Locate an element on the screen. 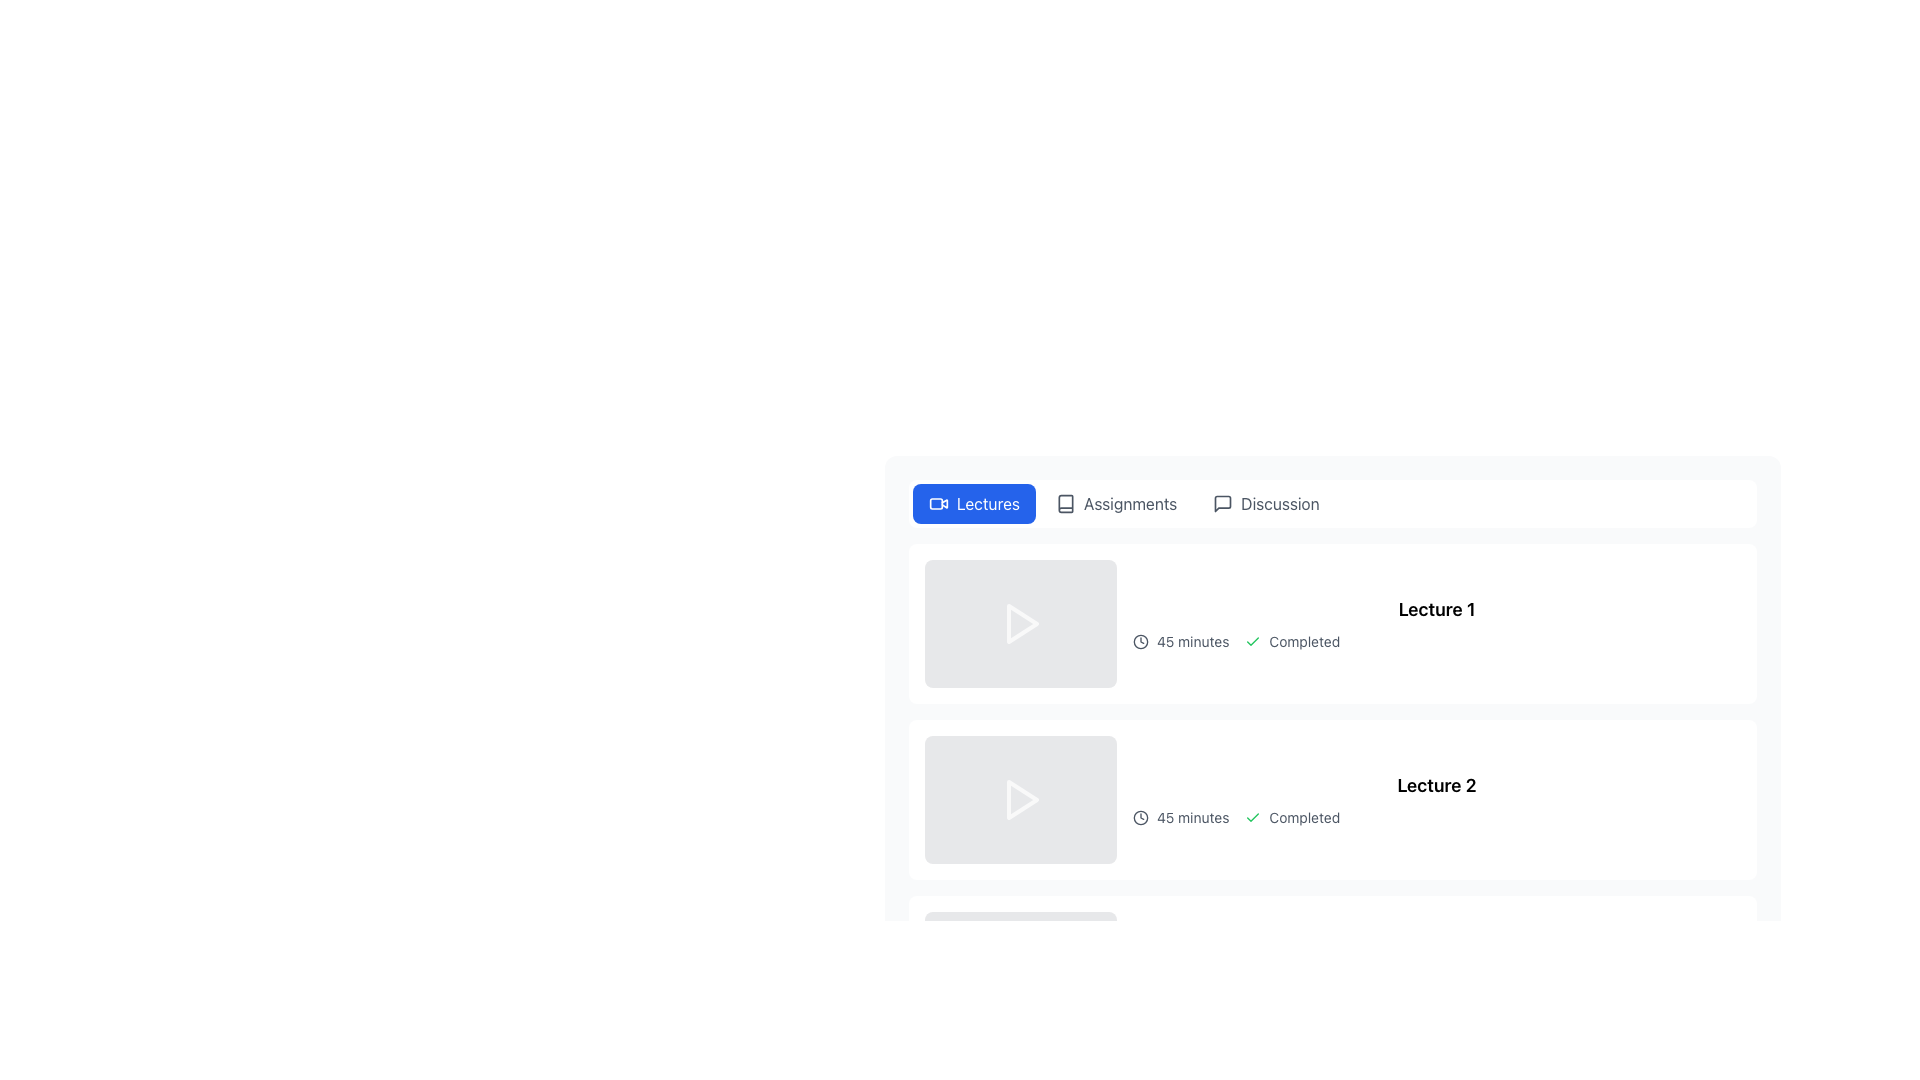 This screenshot has height=1080, width=1920. text displayed in the Text label that shows the duration of the lecture or task, positioned near the top-left of the first lecture entry, between a clock symbol and the word 'Completed' is located at coordinates (1193, 641).